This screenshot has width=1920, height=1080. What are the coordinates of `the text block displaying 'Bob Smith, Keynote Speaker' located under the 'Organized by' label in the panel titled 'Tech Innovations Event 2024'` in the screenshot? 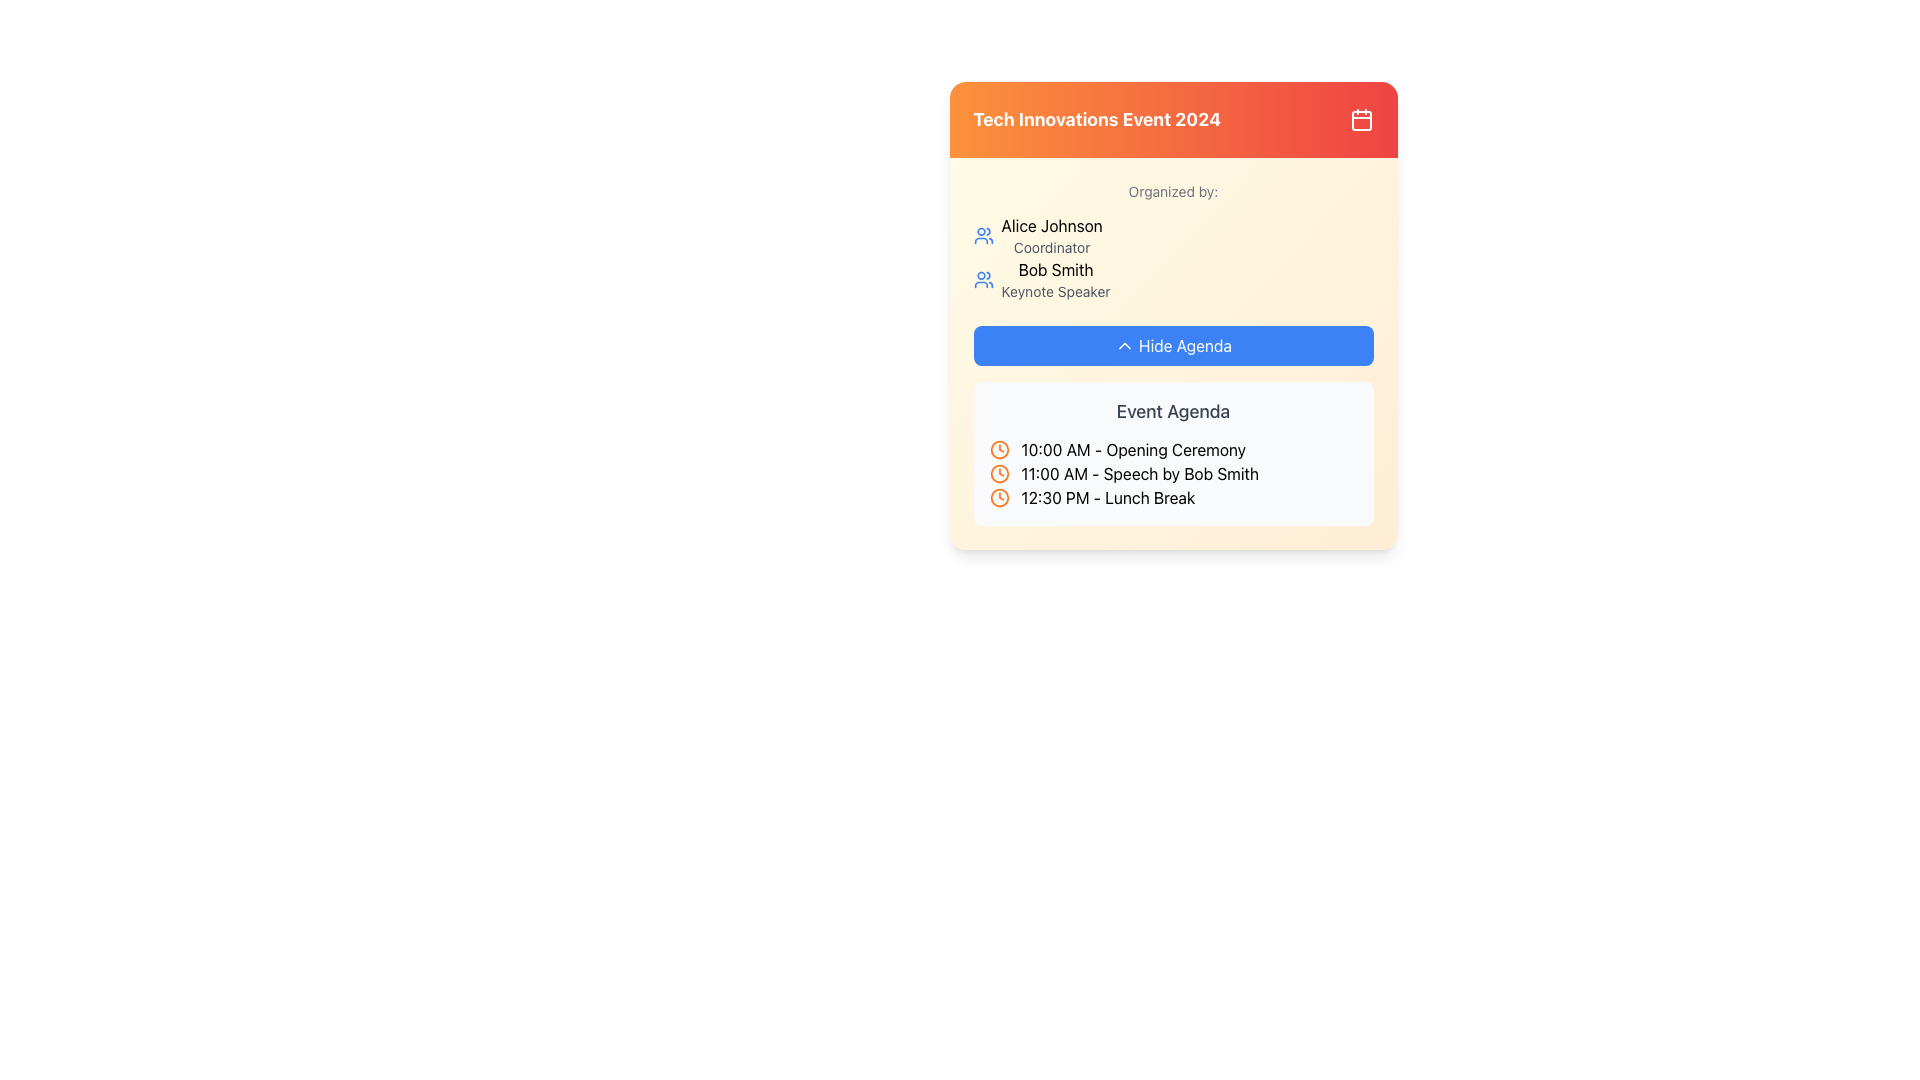 It's located at (1055, 280).